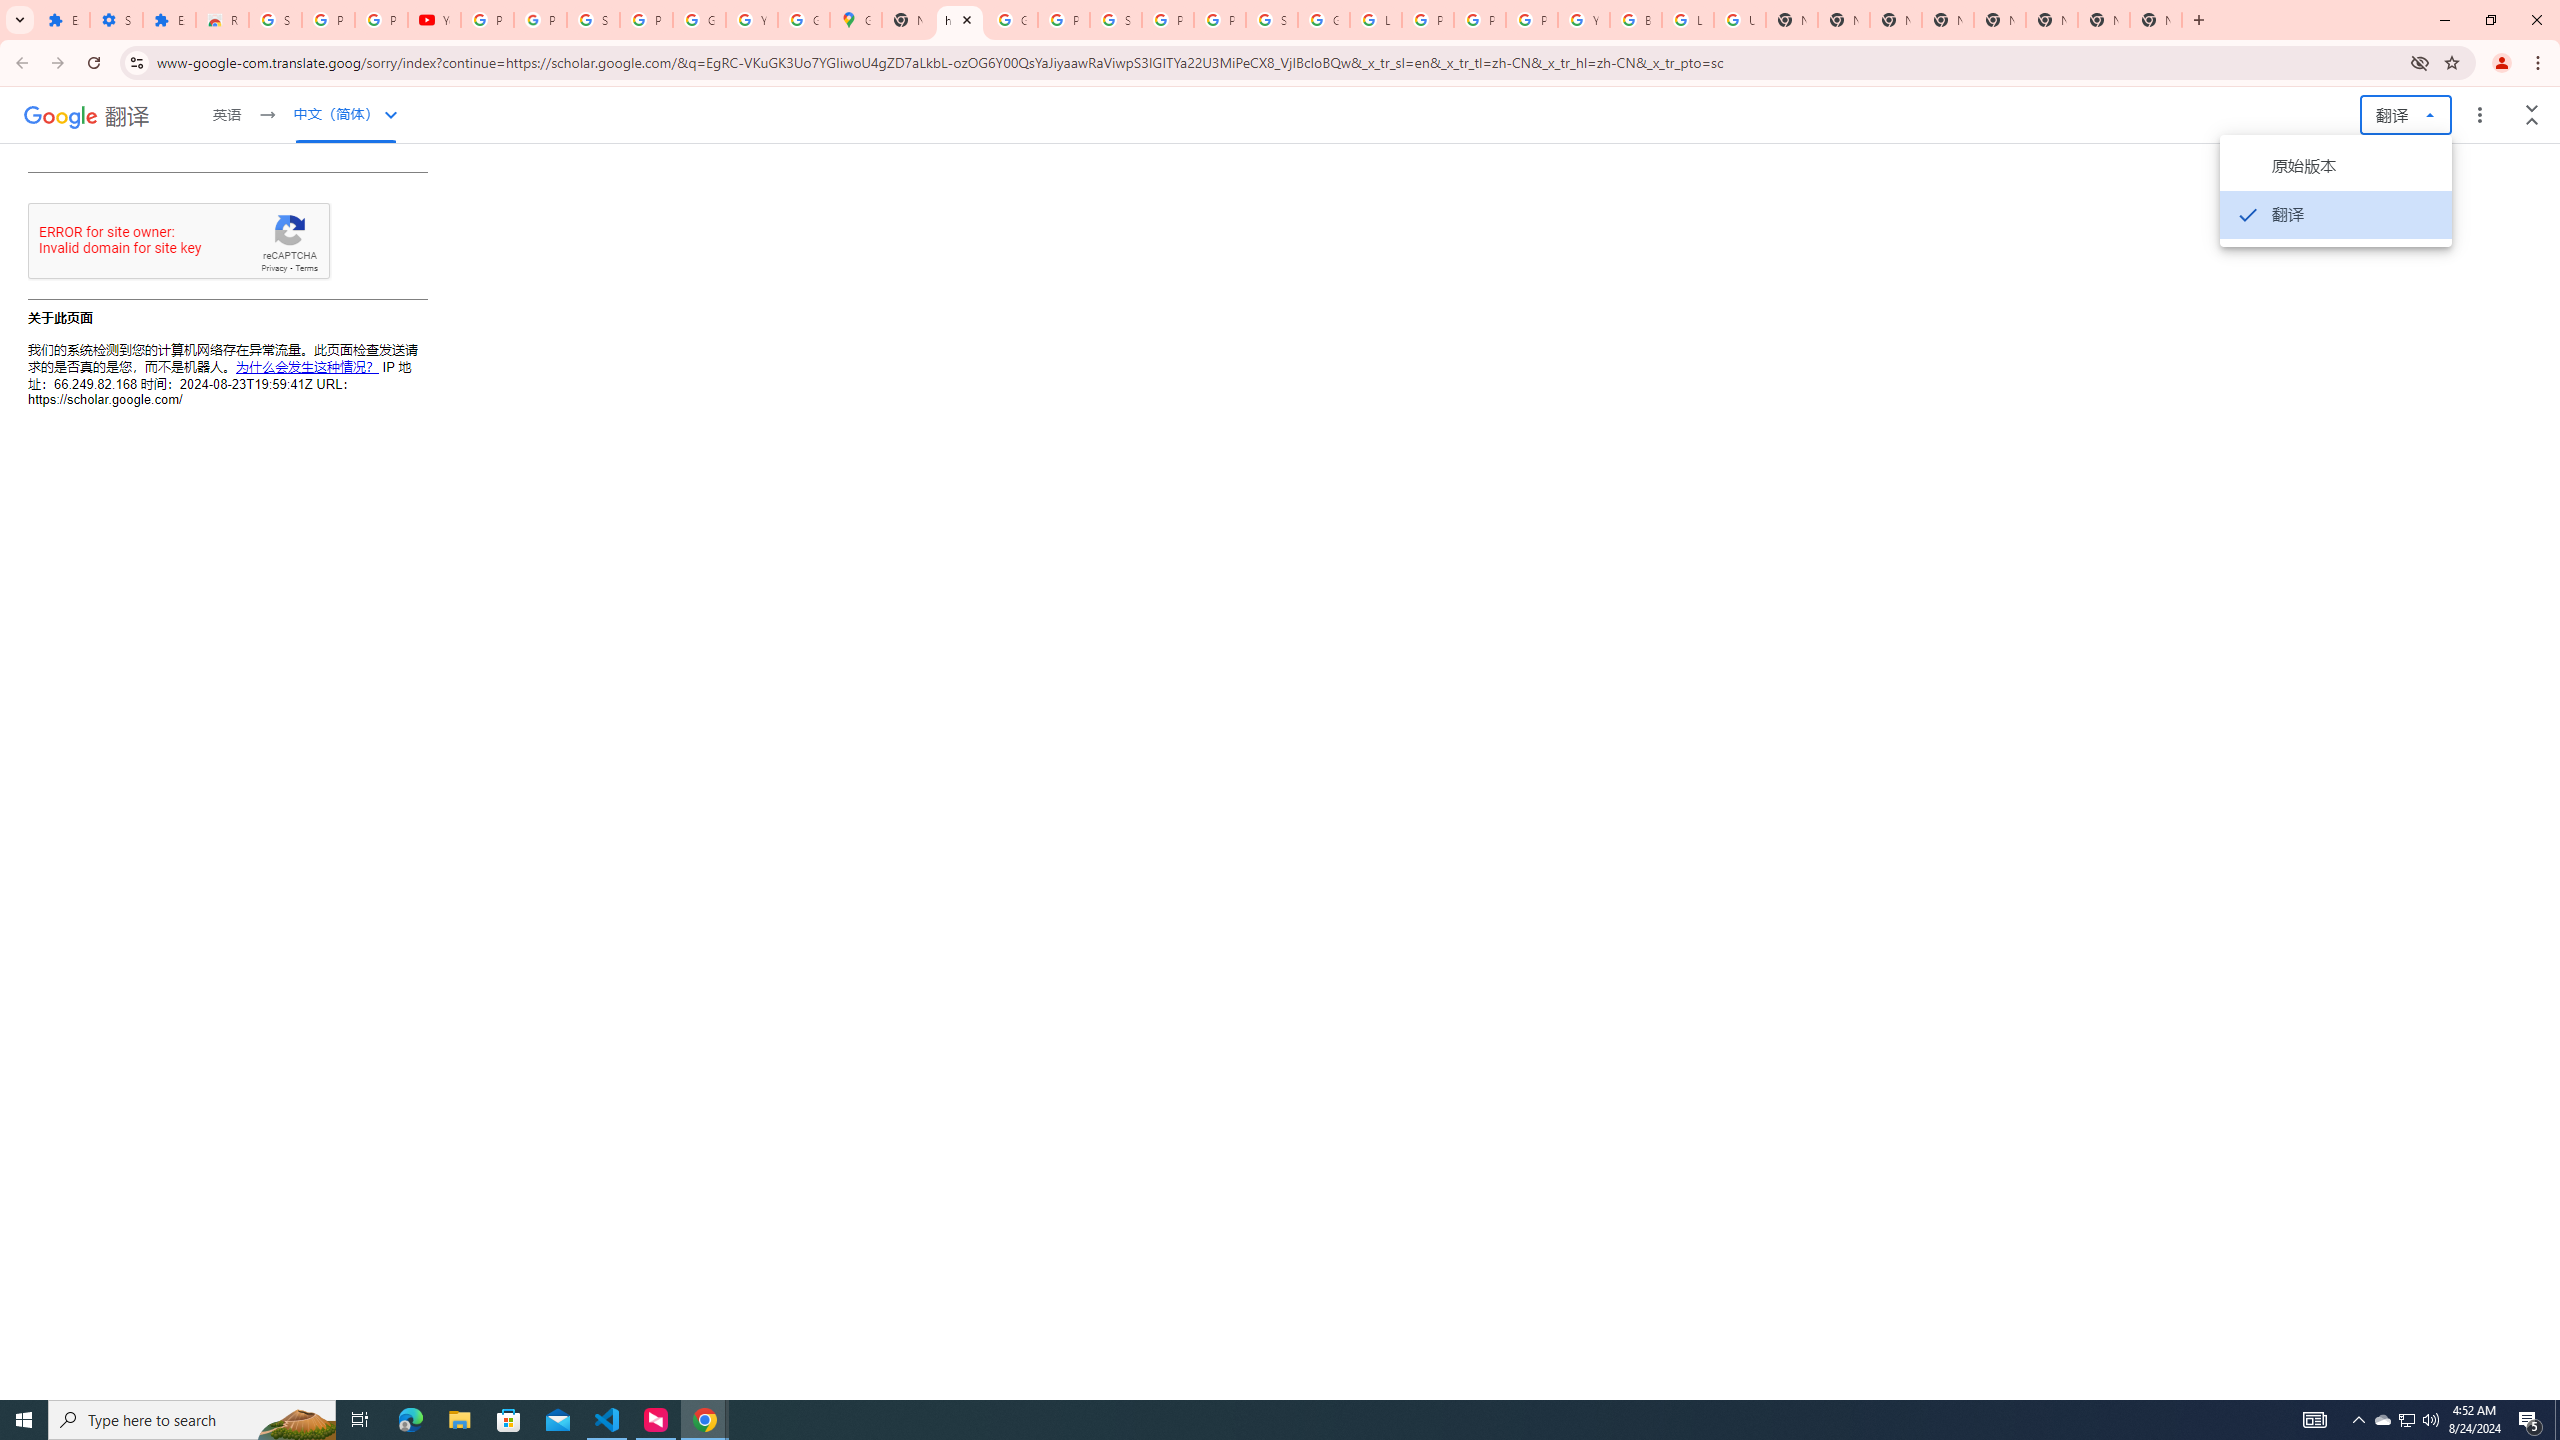 Image resolution: width=2560 pixels, height=1440 pixels. Describe the element at coordinates (2156, 19) in the screenshot. I see `'New Tab'` at that location.